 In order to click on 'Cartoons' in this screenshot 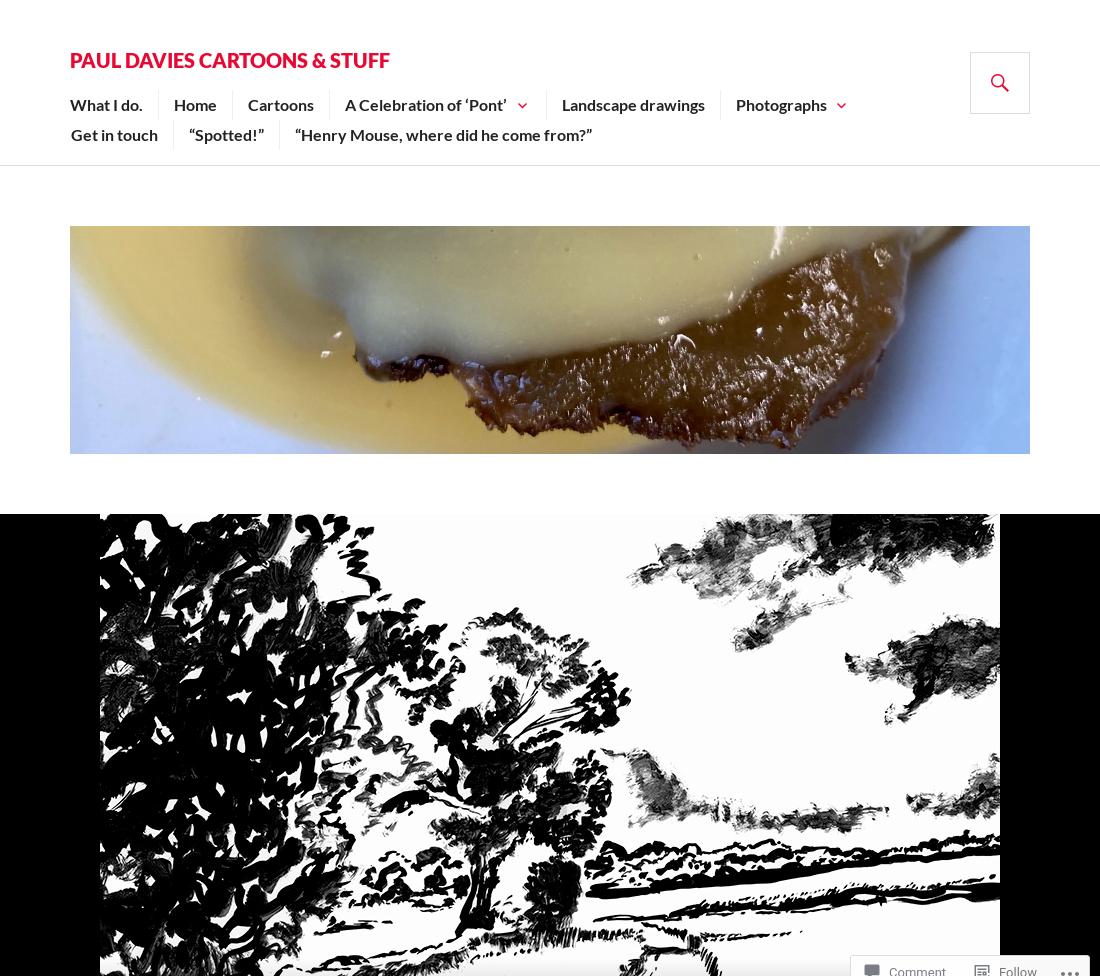, I will do `click(248, 104)`.